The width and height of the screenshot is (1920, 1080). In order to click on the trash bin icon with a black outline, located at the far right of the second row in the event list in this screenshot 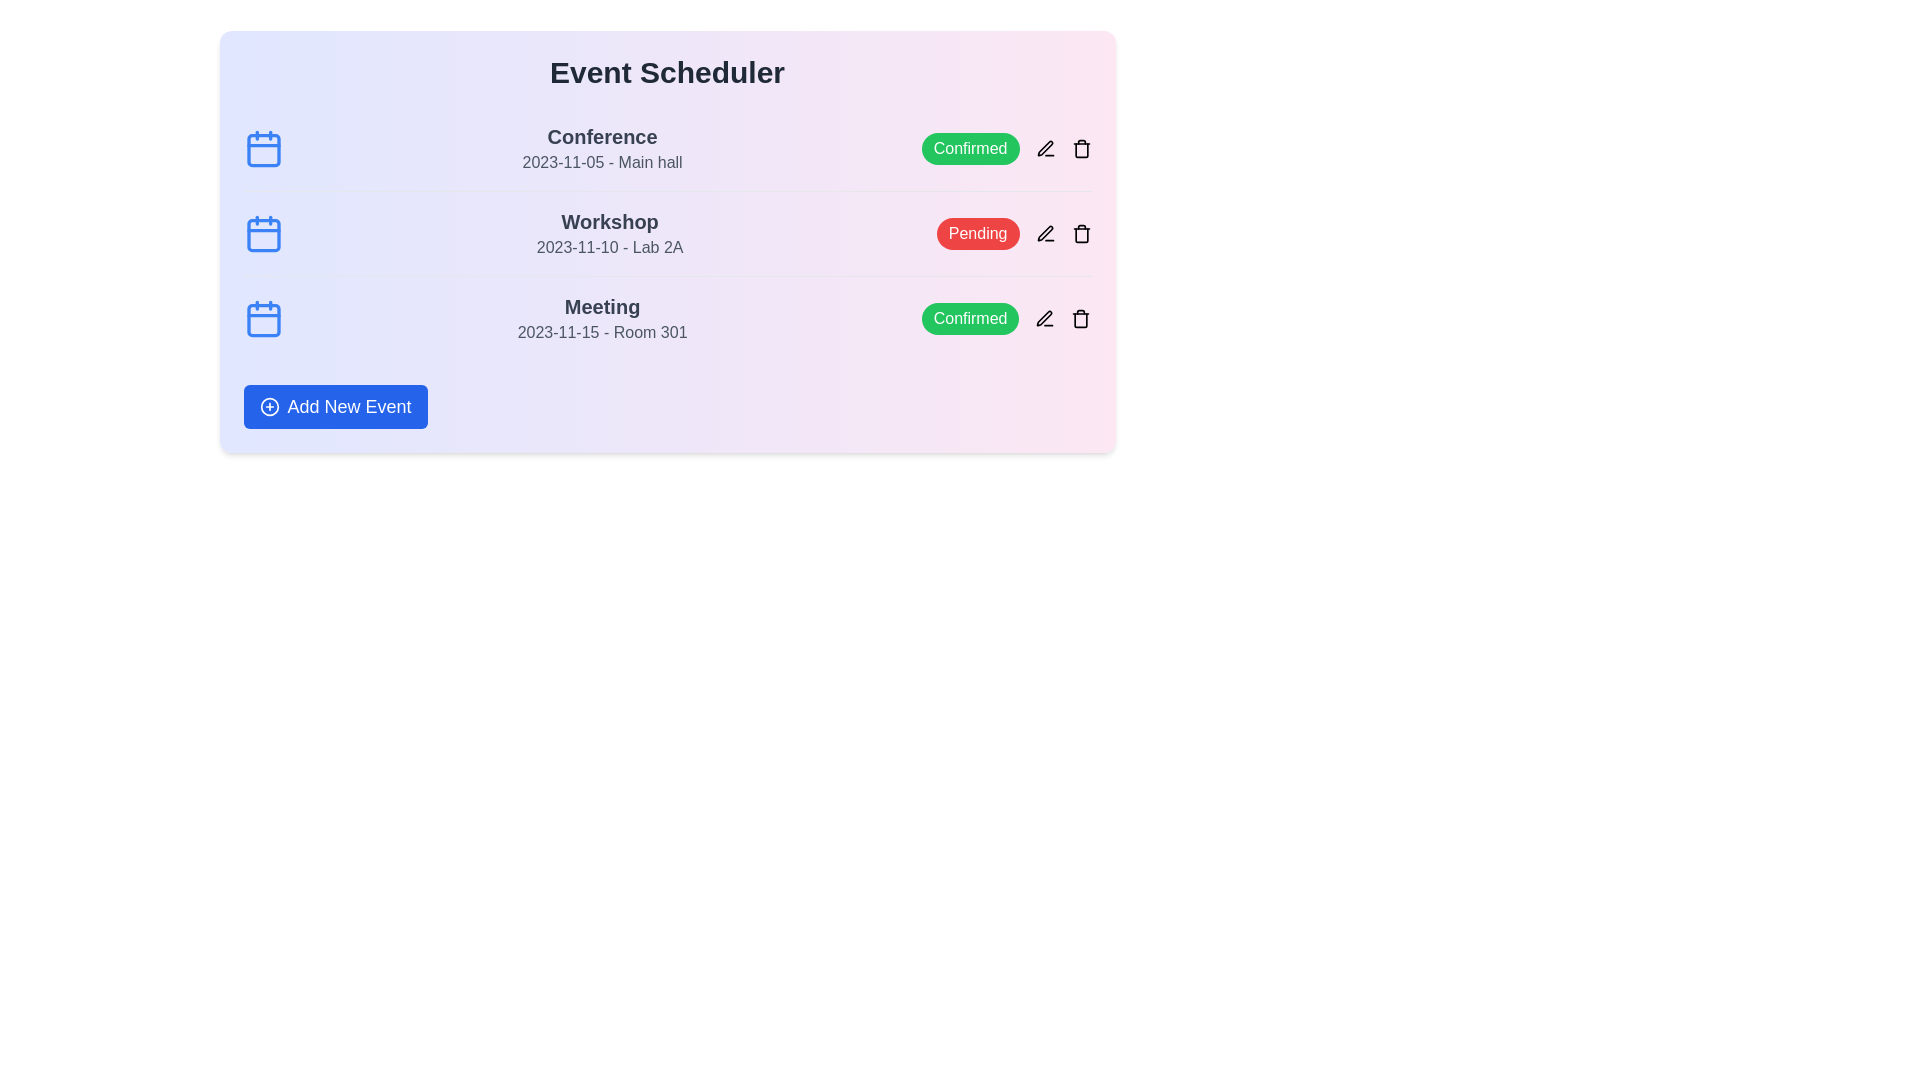, I will do `click(1080, 233)`.